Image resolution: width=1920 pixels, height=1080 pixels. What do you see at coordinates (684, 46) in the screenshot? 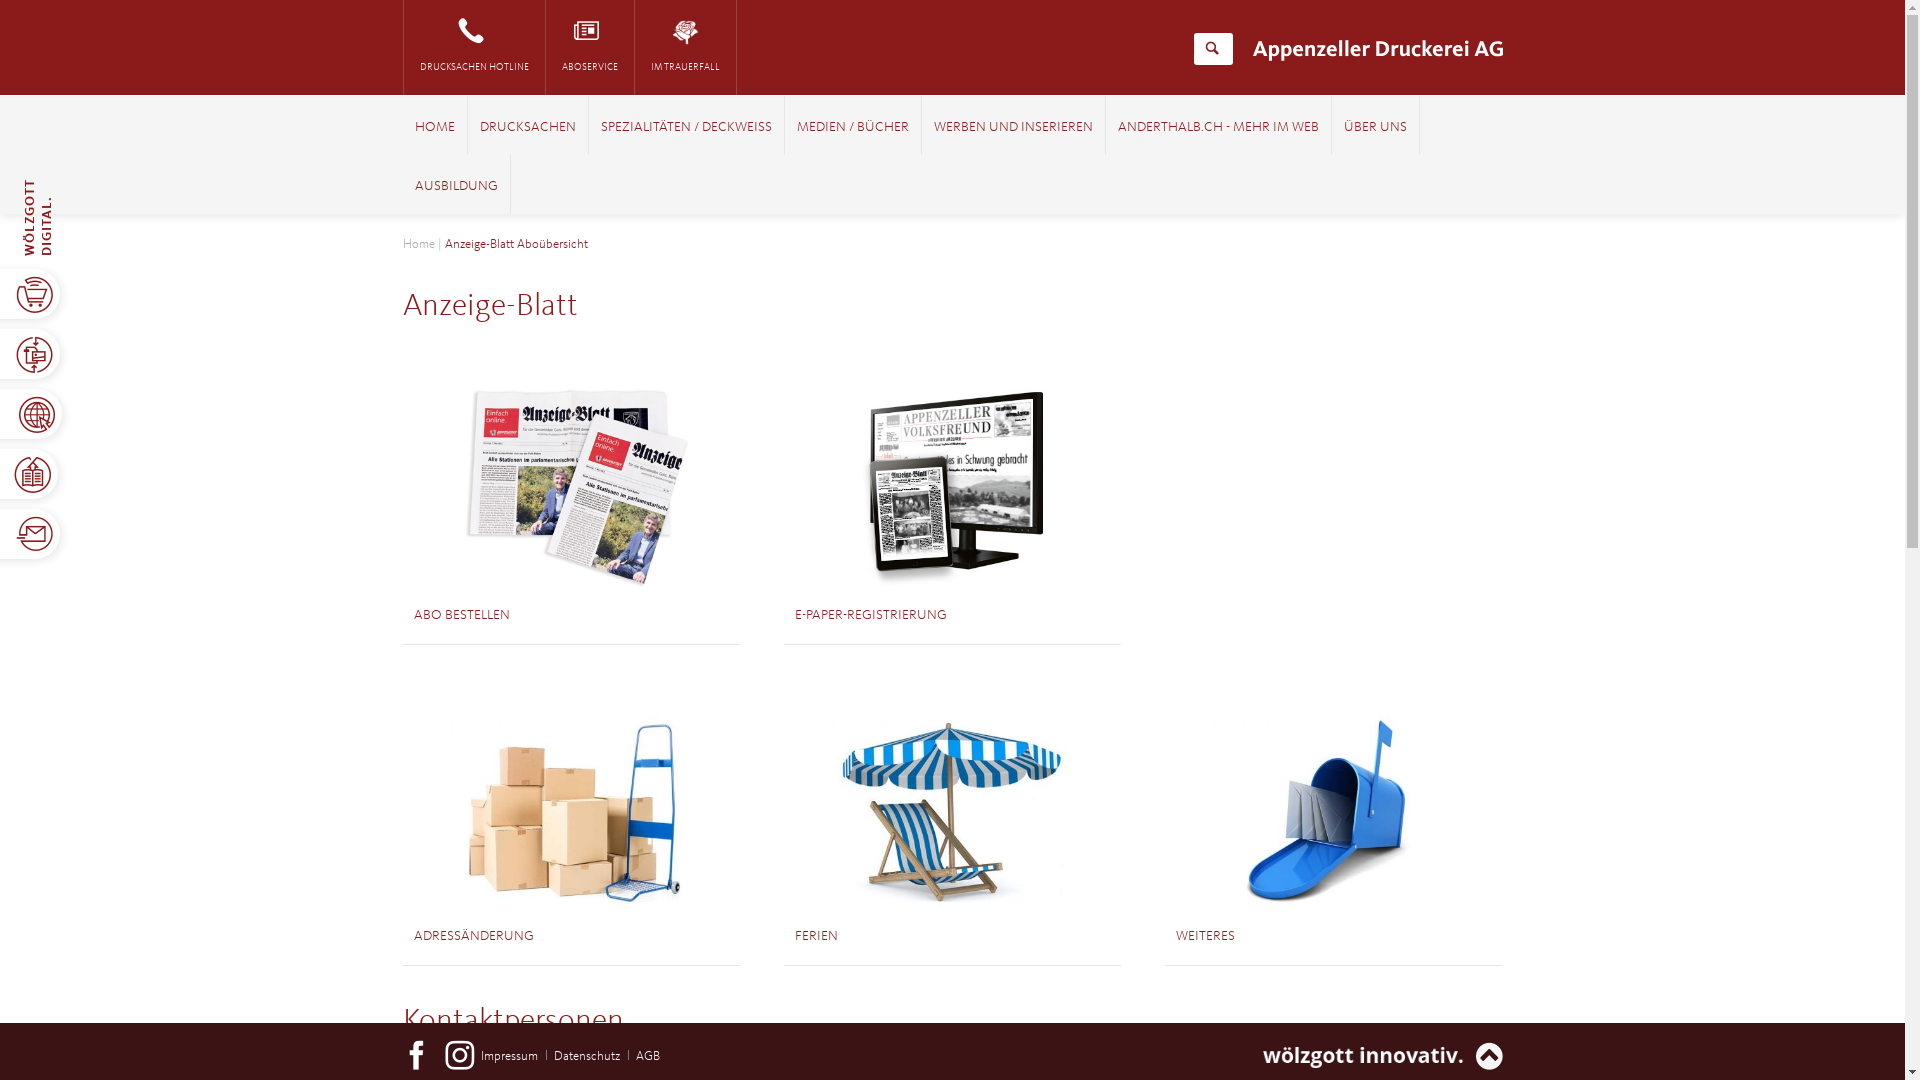
I see `'IM TRAUERFALL'` at bounding box center [684, 46].